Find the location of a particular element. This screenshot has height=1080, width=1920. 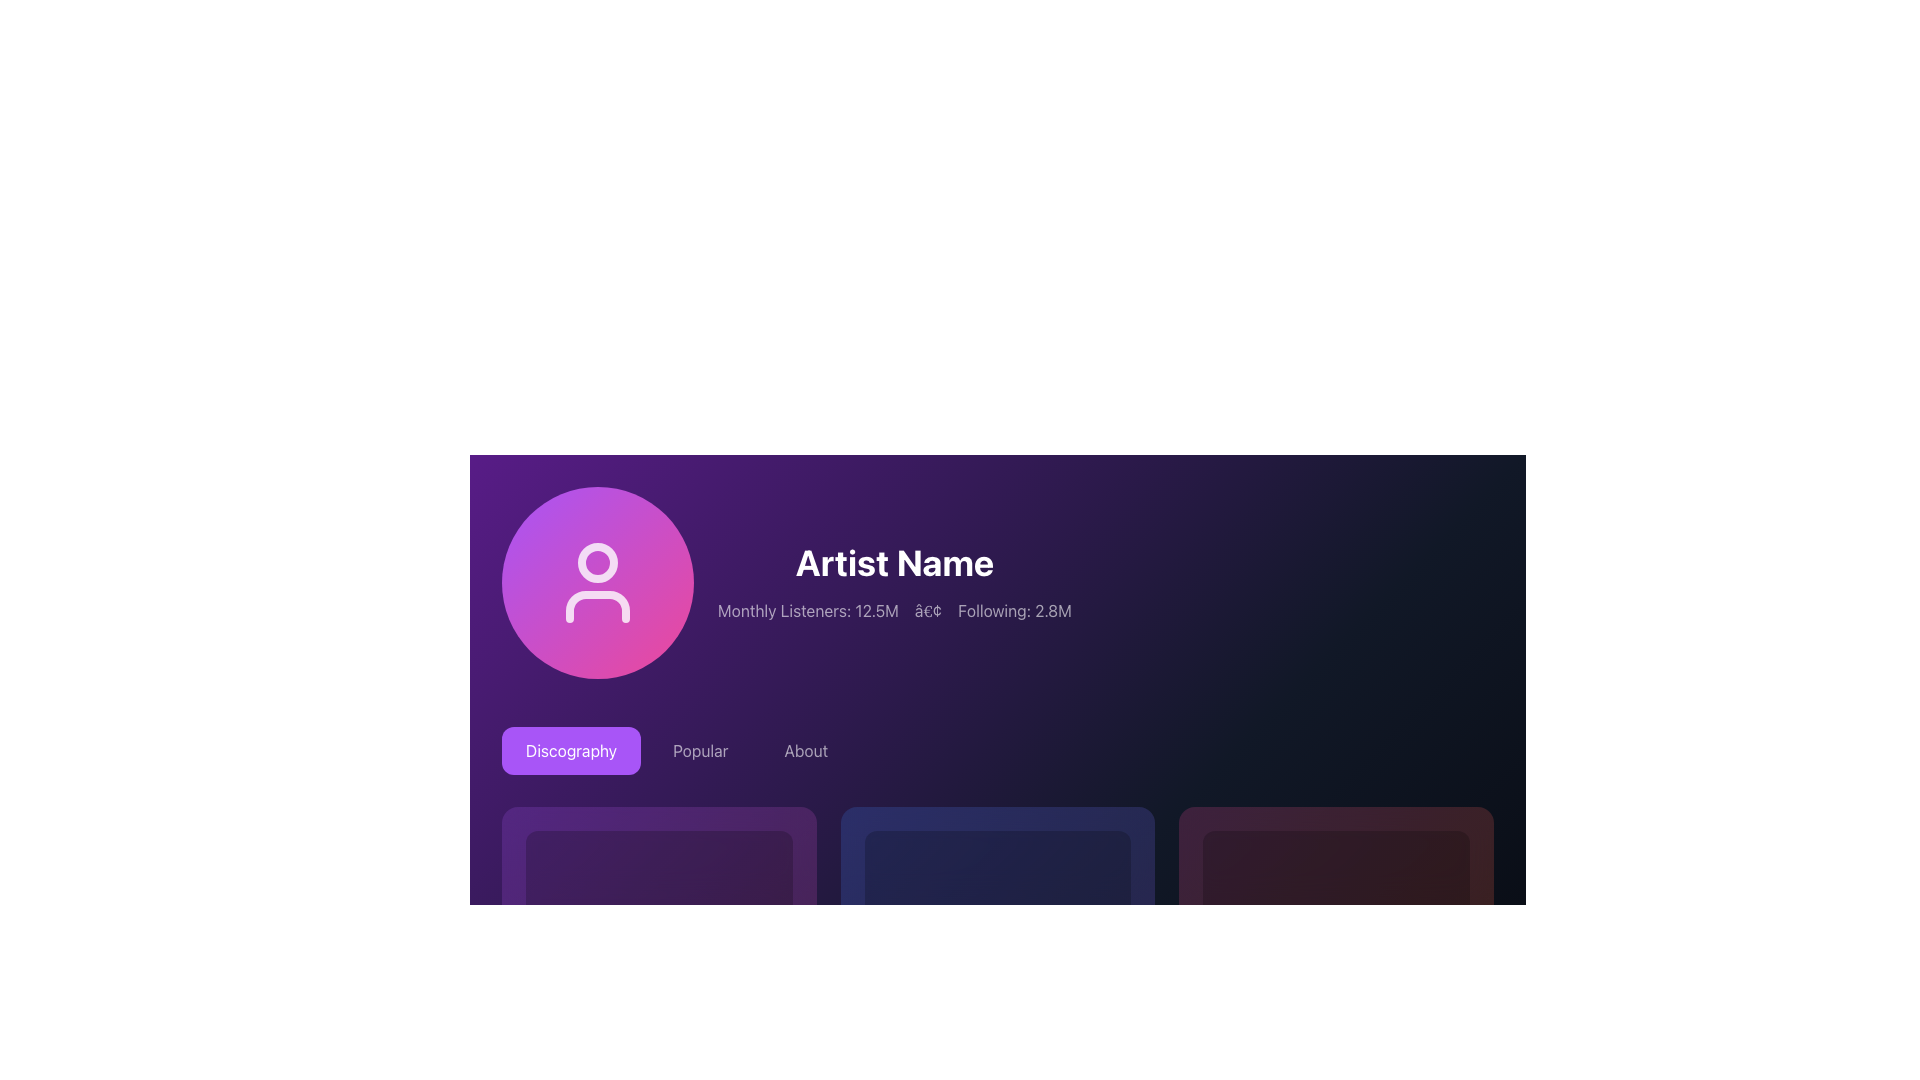

the profile icon located in the top-left portion of the main content area, which is a circular SVG icon with a gradient background transitioning from purple to pink is located at coordinates (597, 582).